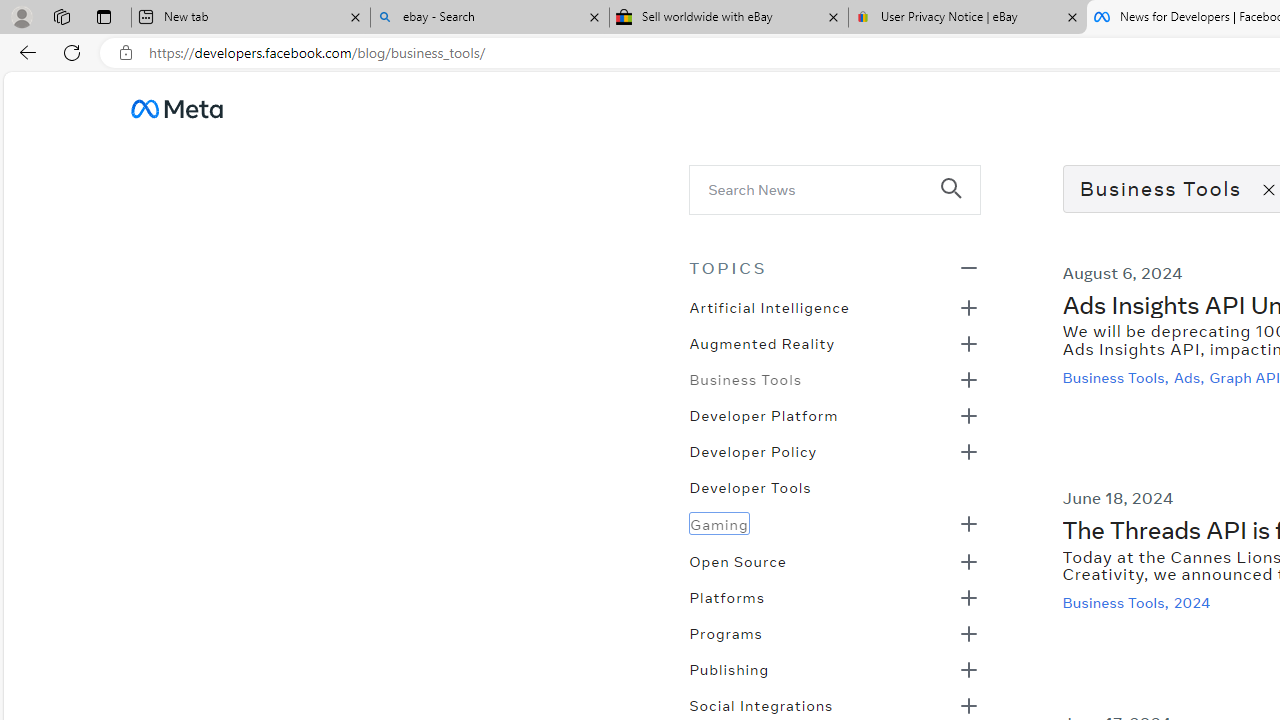 The width and height of the screenshot is (1280, 720). Describe the element at coordinates (761, 341) in the screenshot. I see `'Augmented Reality'` at that location.